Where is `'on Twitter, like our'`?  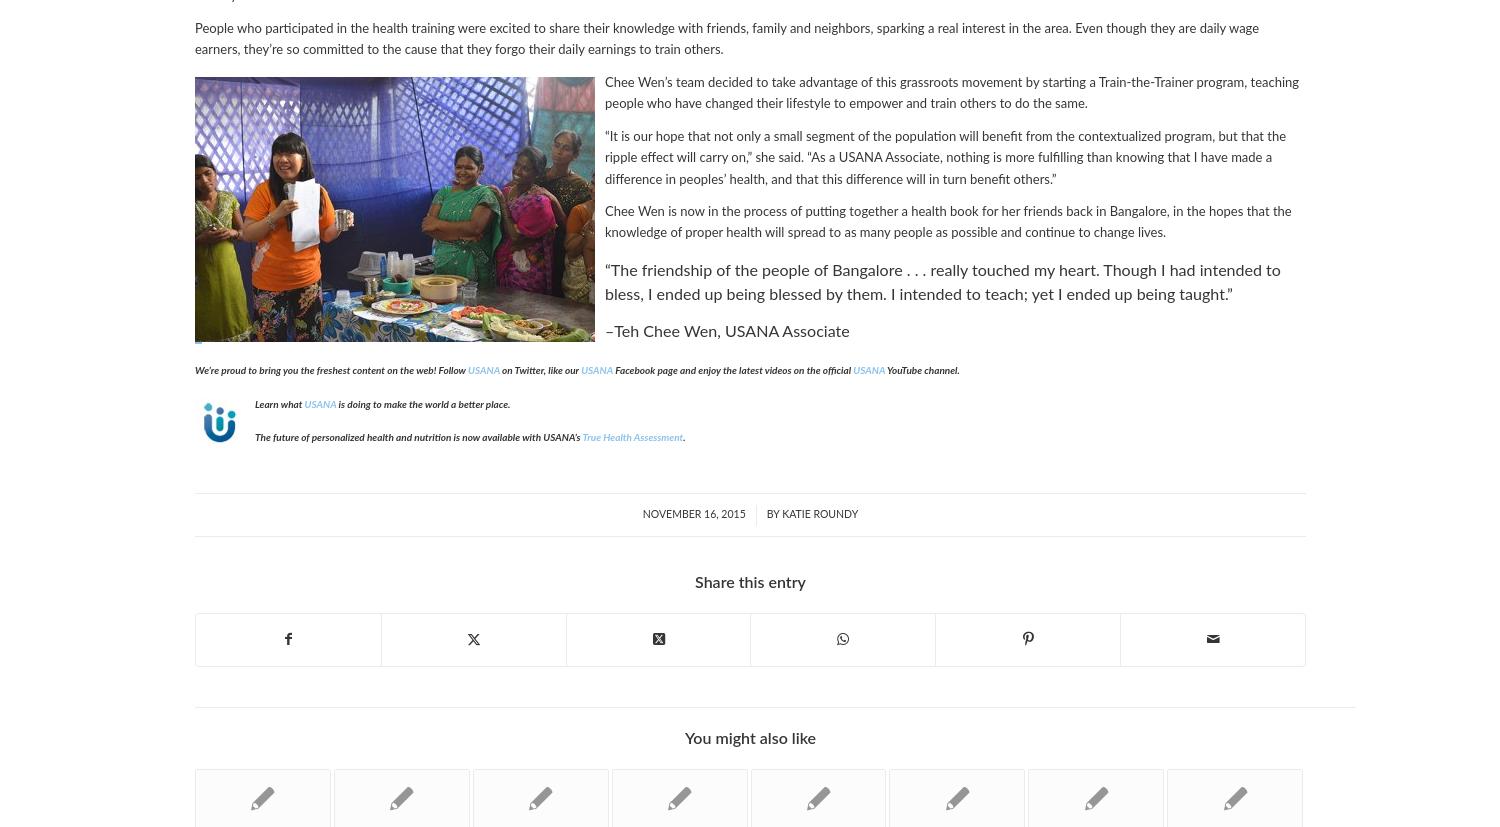
'on Twitter, like our' is located at coordinates (498, 369).